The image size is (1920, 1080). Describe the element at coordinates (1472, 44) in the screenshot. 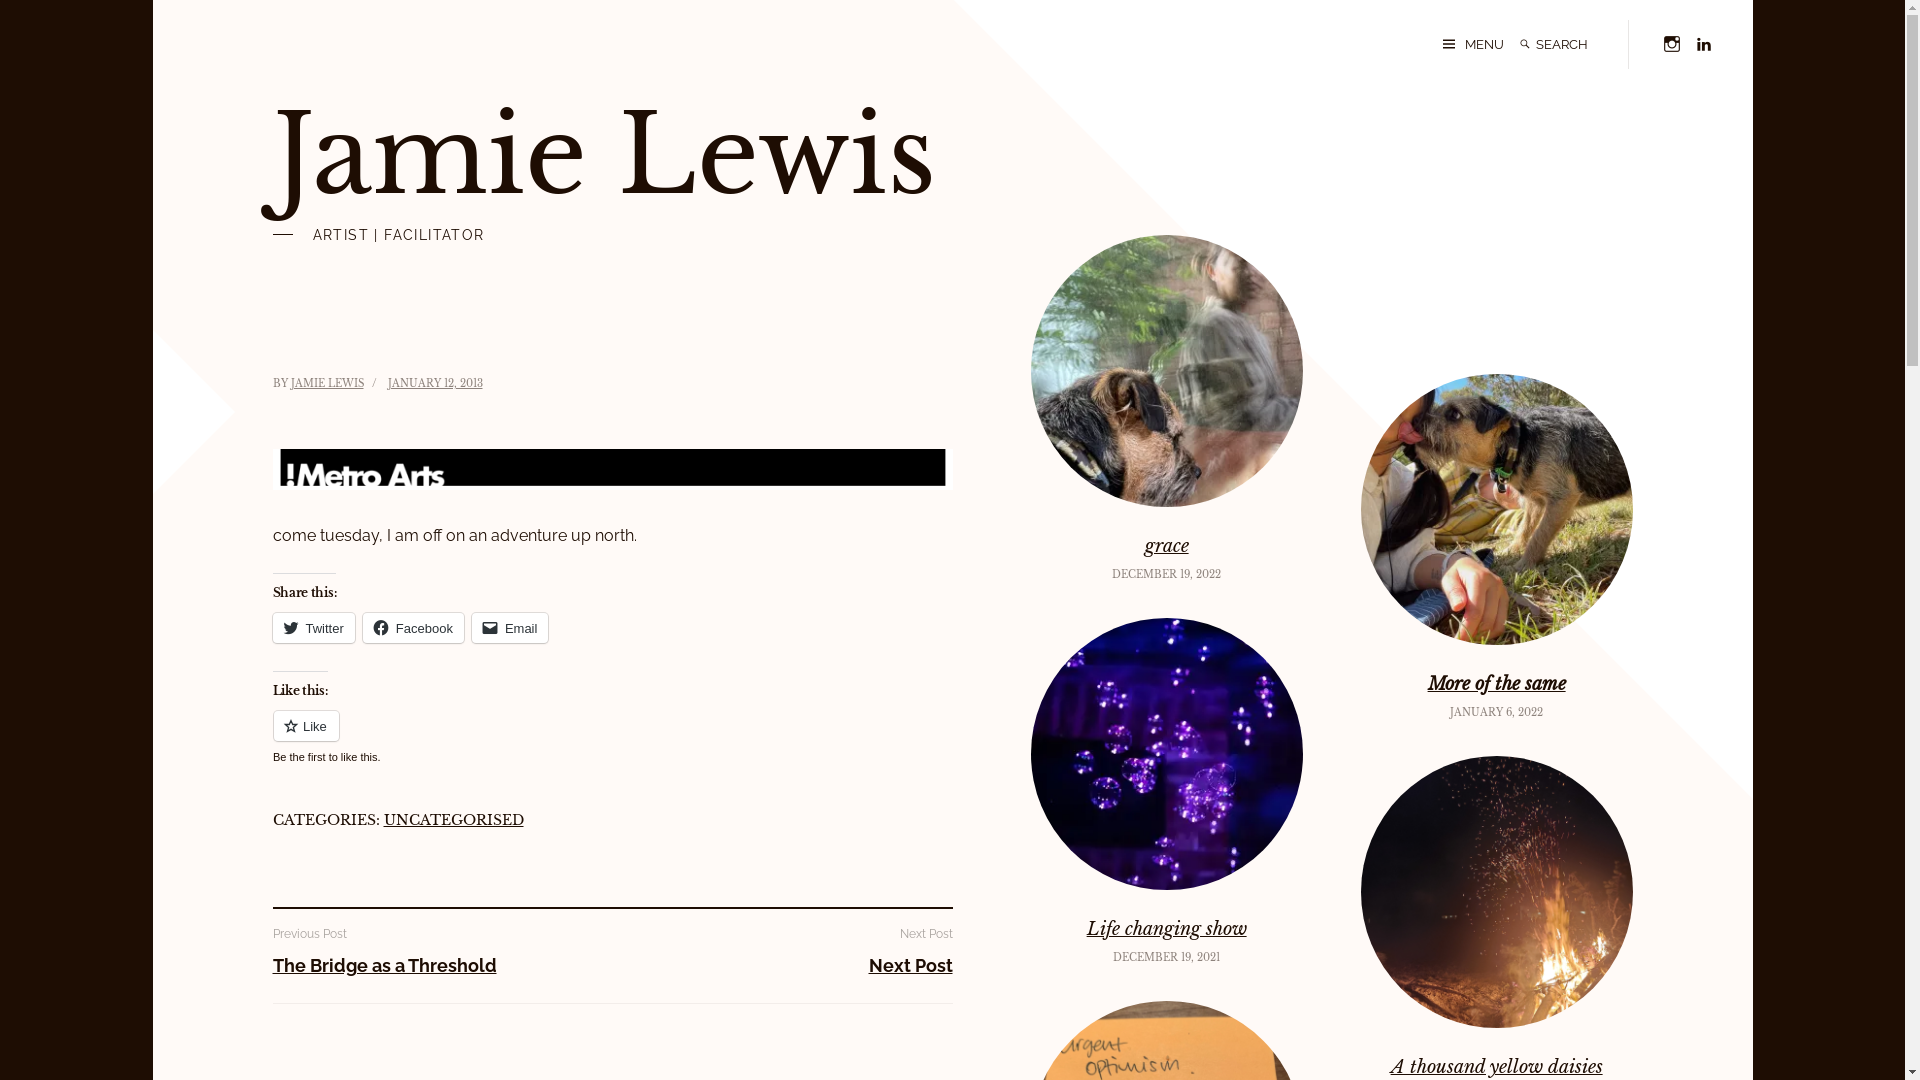

I see `'MENU'` at that location.